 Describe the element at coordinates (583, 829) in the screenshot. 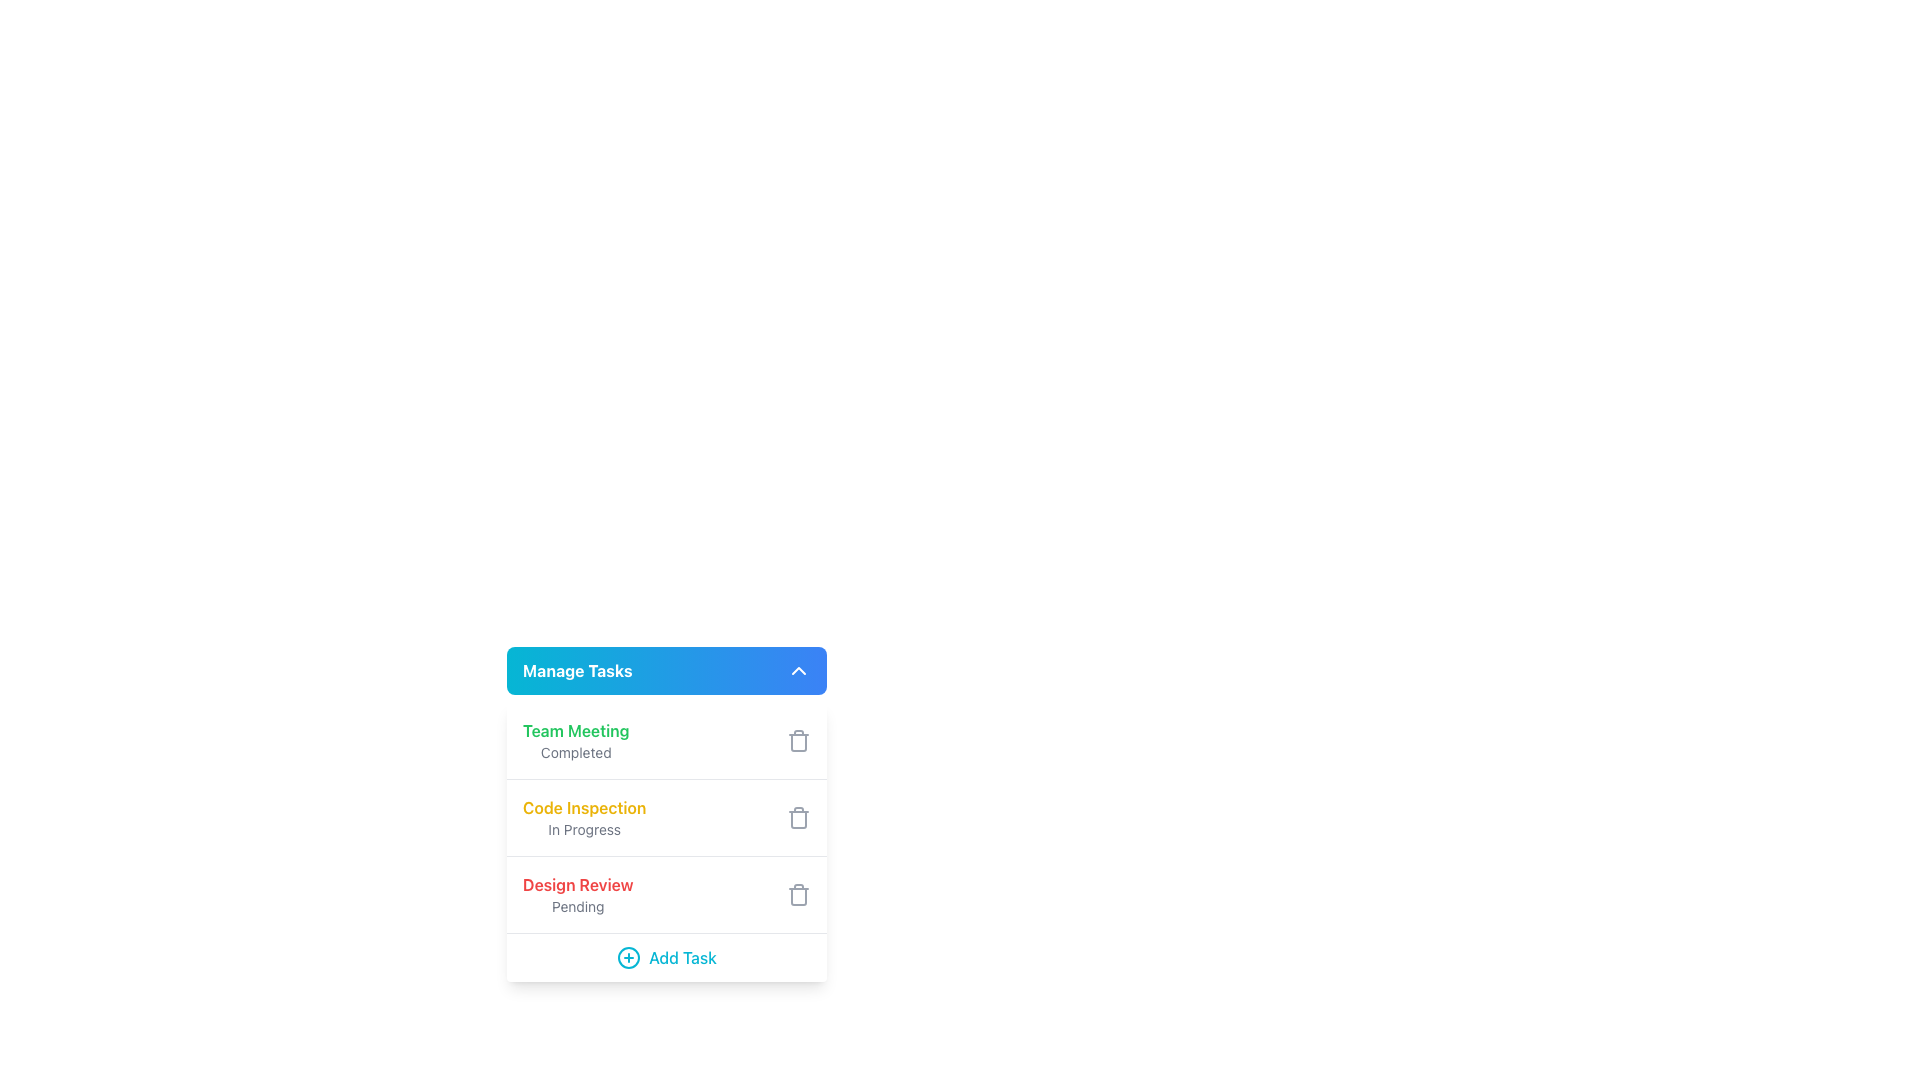

I see `the text label indicating the current status of the task titled 'Code Inspection', which is located below the title and above the subsequent task item entry 'Design Review'` at that location.